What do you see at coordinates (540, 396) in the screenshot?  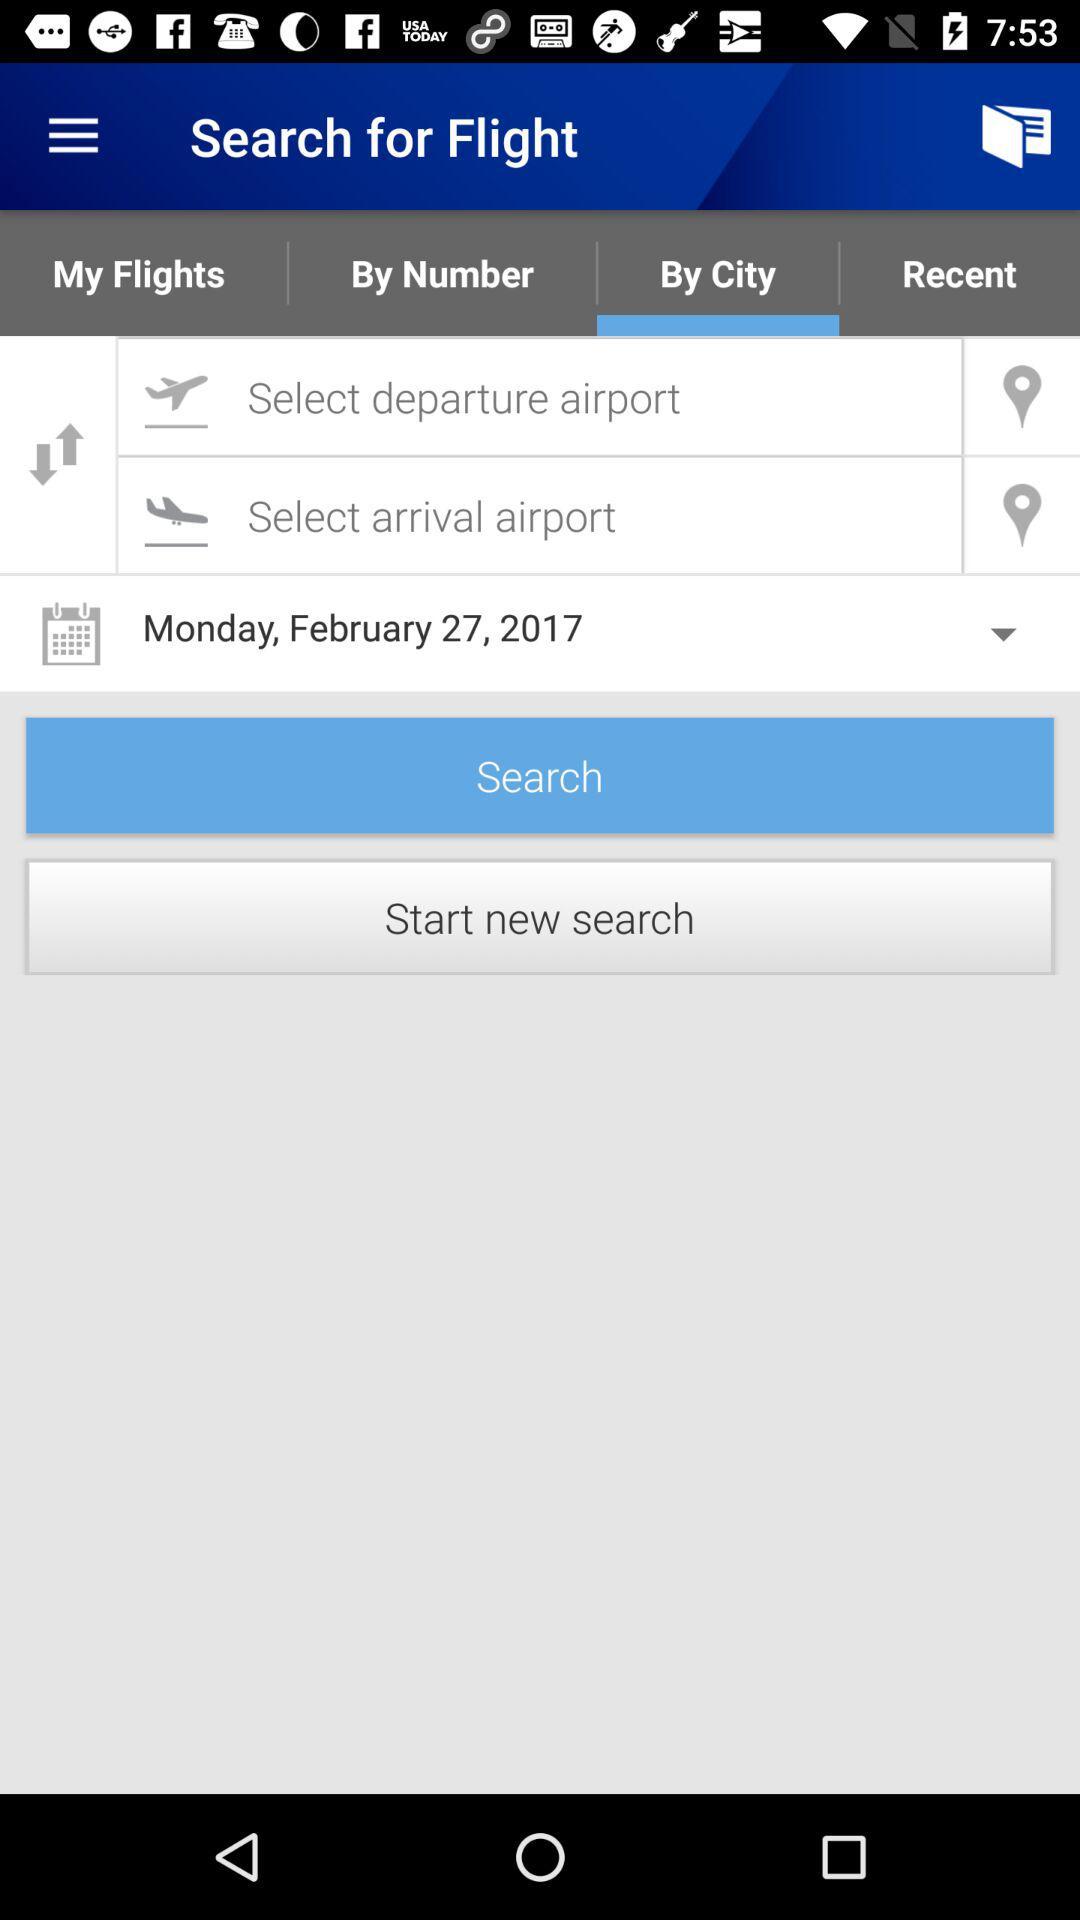 I see `search` at bounding box center [540, 396].